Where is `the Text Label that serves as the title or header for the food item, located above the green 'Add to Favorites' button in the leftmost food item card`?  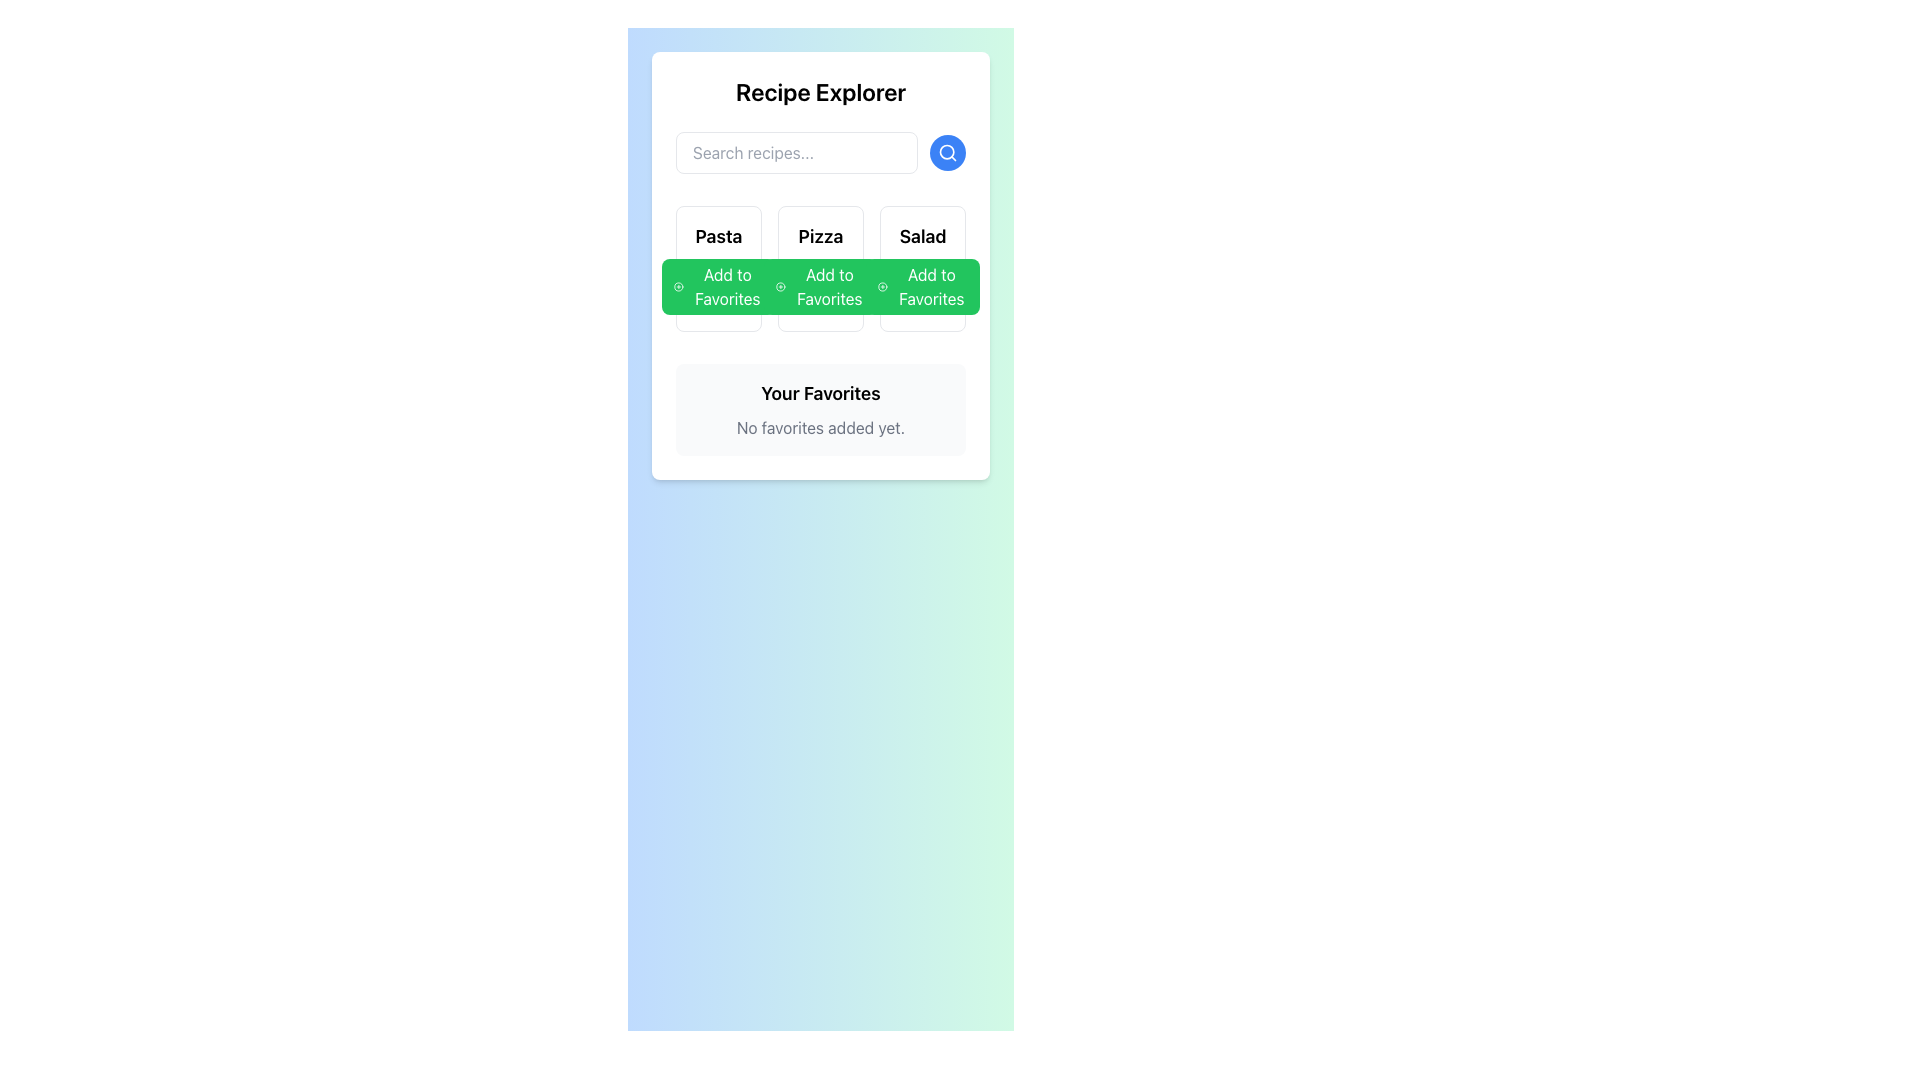 the Text Label that serves as the title or header for the food item, located above the green 'Add to Favorites' button in the leftmost food item card is located at coordinates (719, 235).